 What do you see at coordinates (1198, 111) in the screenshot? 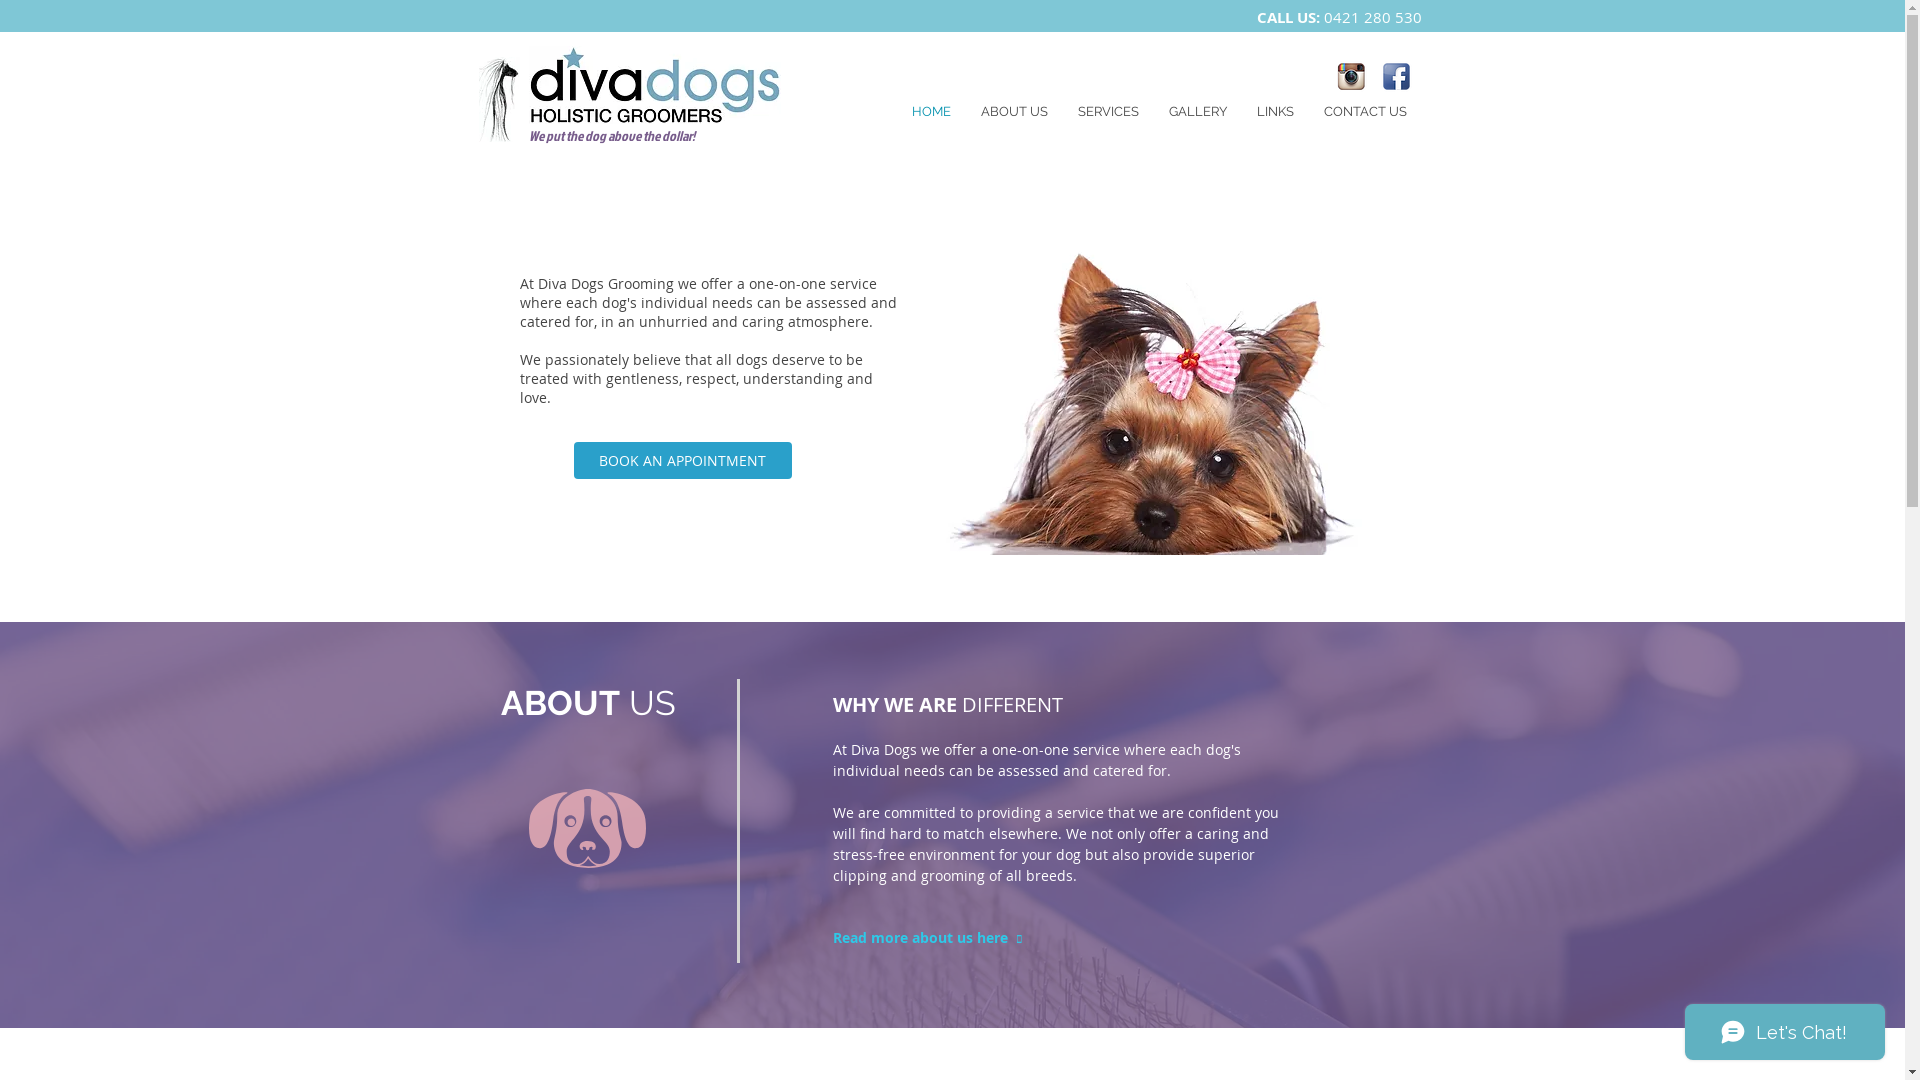
I see `'GALLERY'` at bounding box center [1198, 111].